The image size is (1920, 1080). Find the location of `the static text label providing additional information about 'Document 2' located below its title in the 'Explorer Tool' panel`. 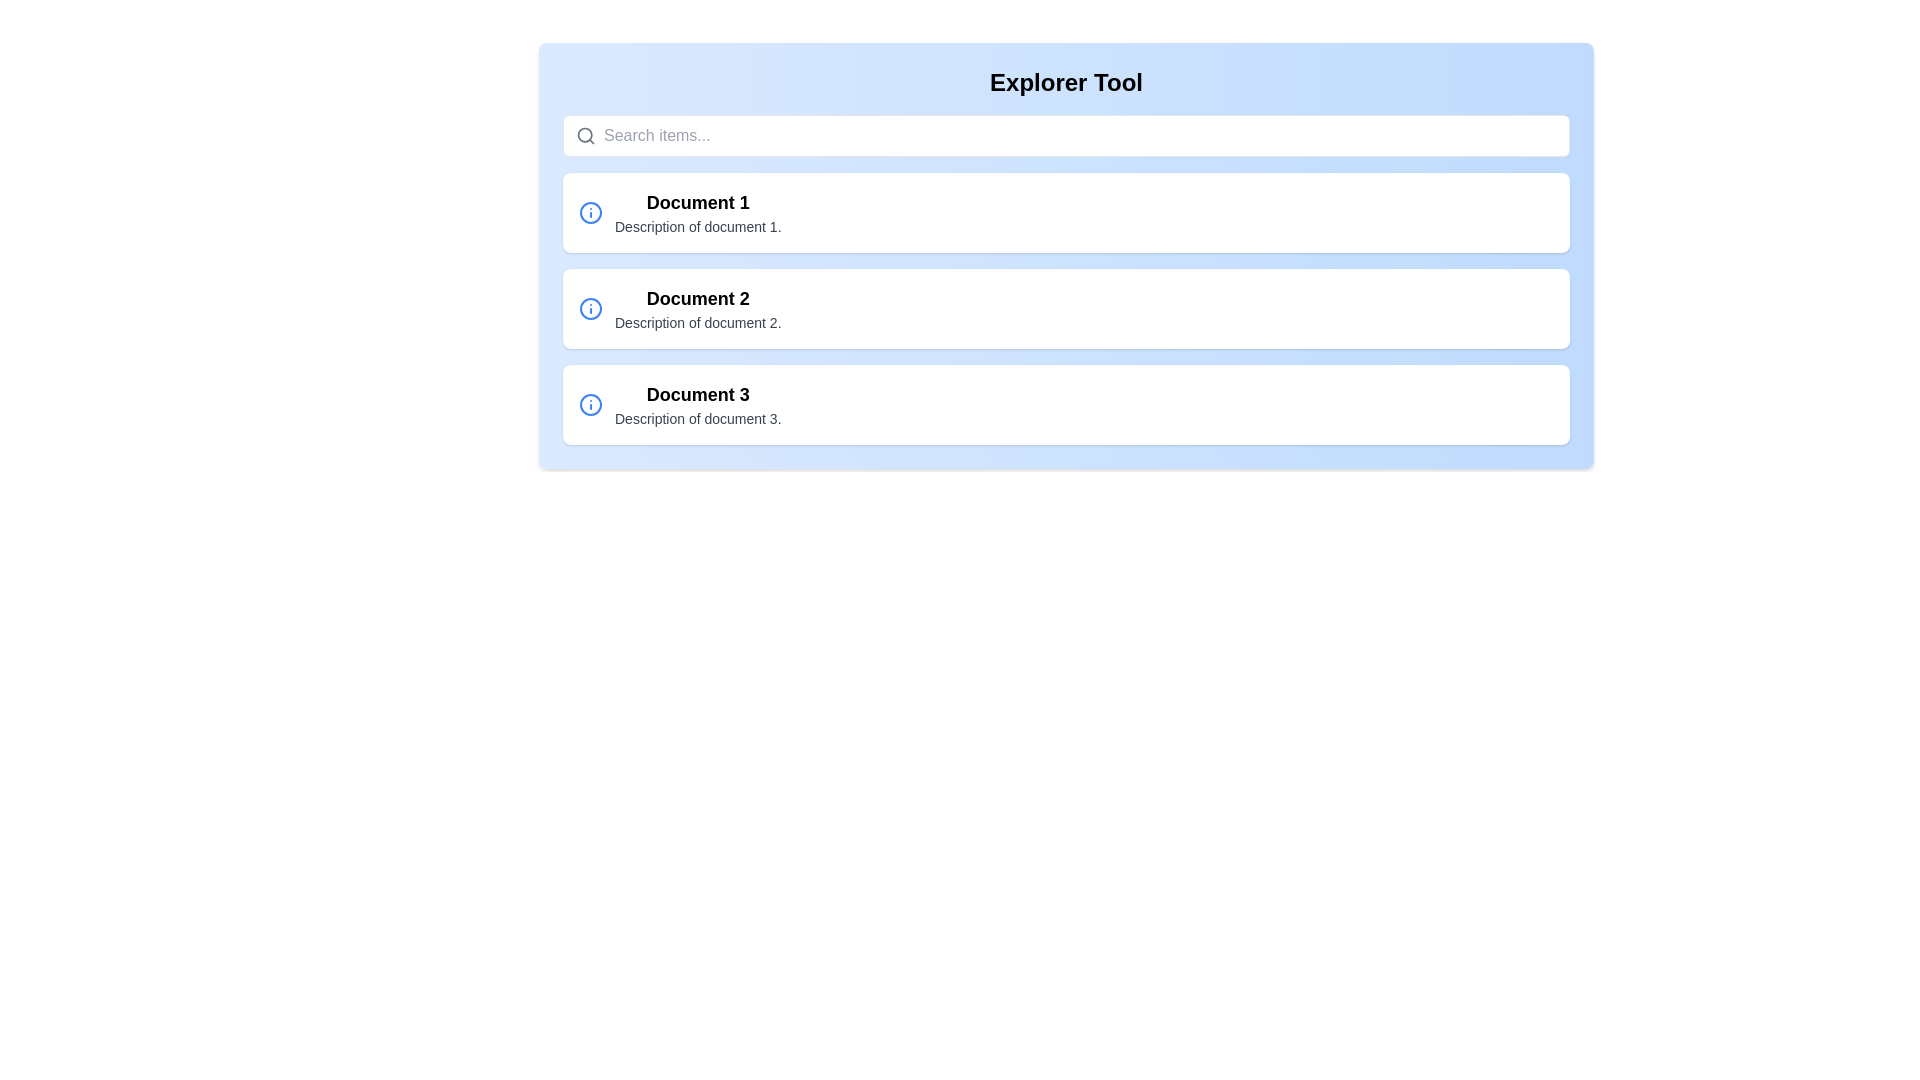

the static text label providing additional information about 'Document 2' located below its title in the 'Explorer Tool' panel is located at coordinates (698, 322).